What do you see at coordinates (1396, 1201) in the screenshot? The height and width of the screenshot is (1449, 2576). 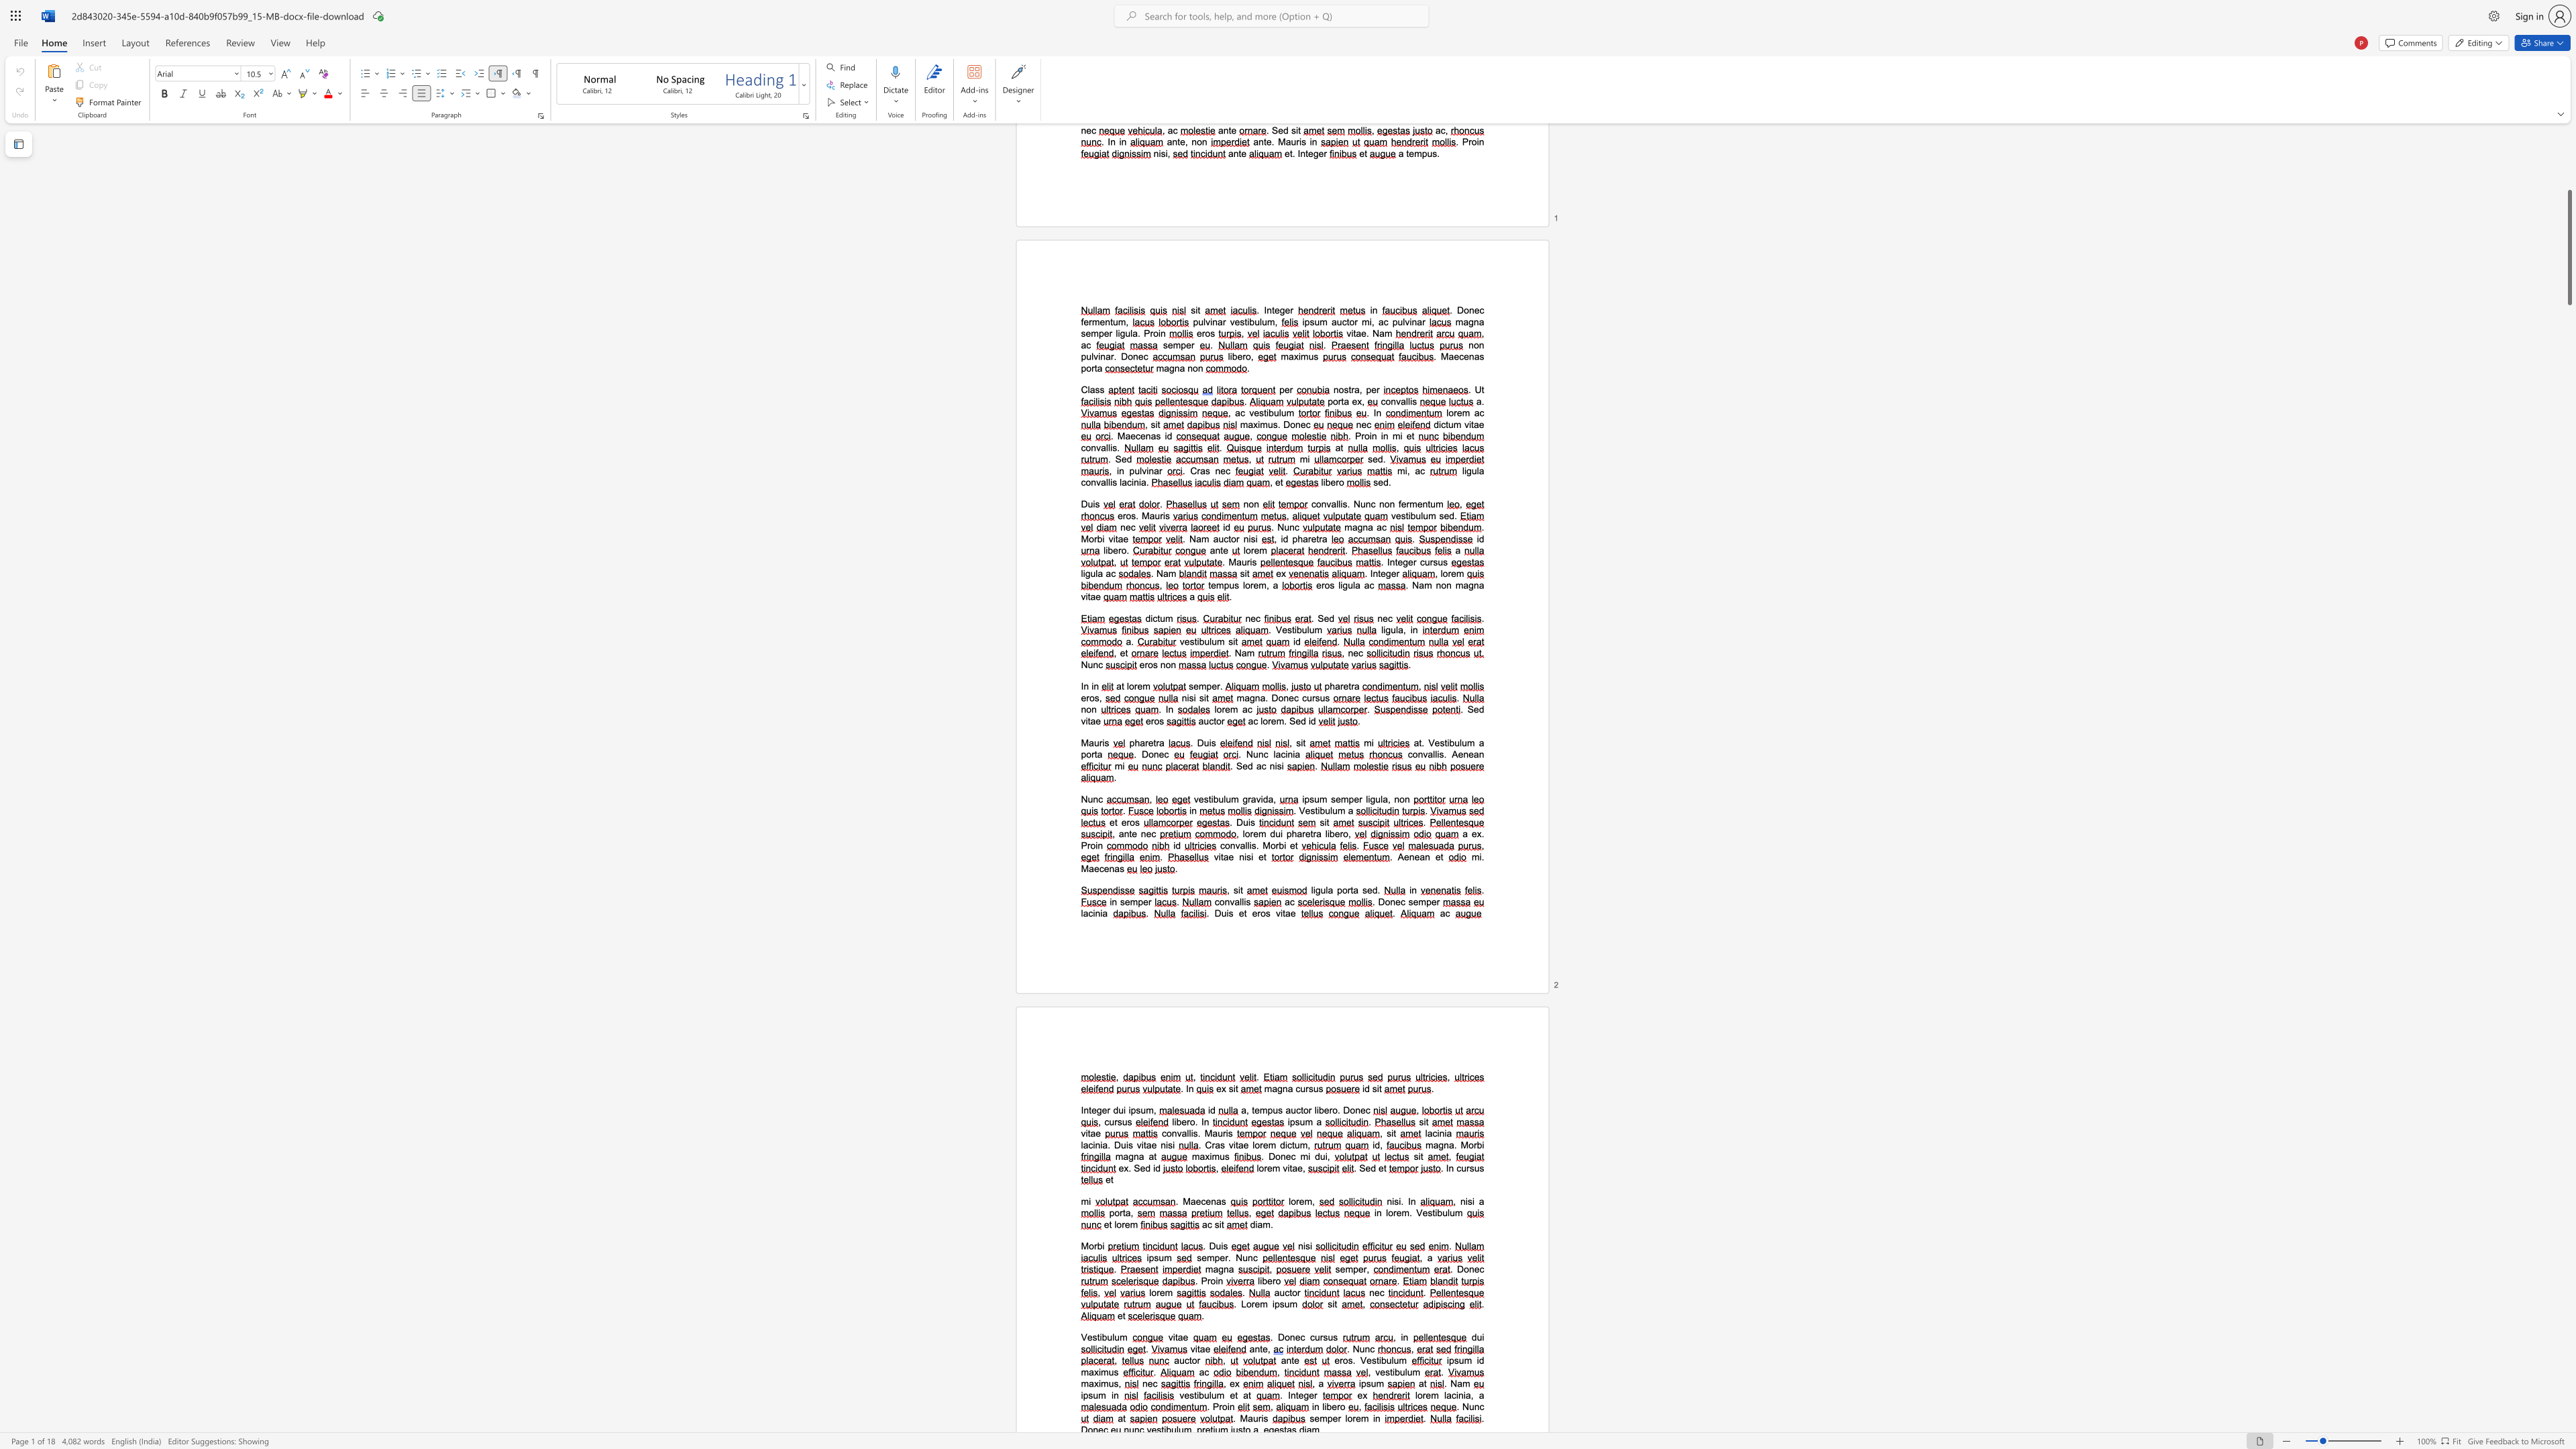 I see `the 1th character "s" in the text` at bounding box center [1396, 1201].